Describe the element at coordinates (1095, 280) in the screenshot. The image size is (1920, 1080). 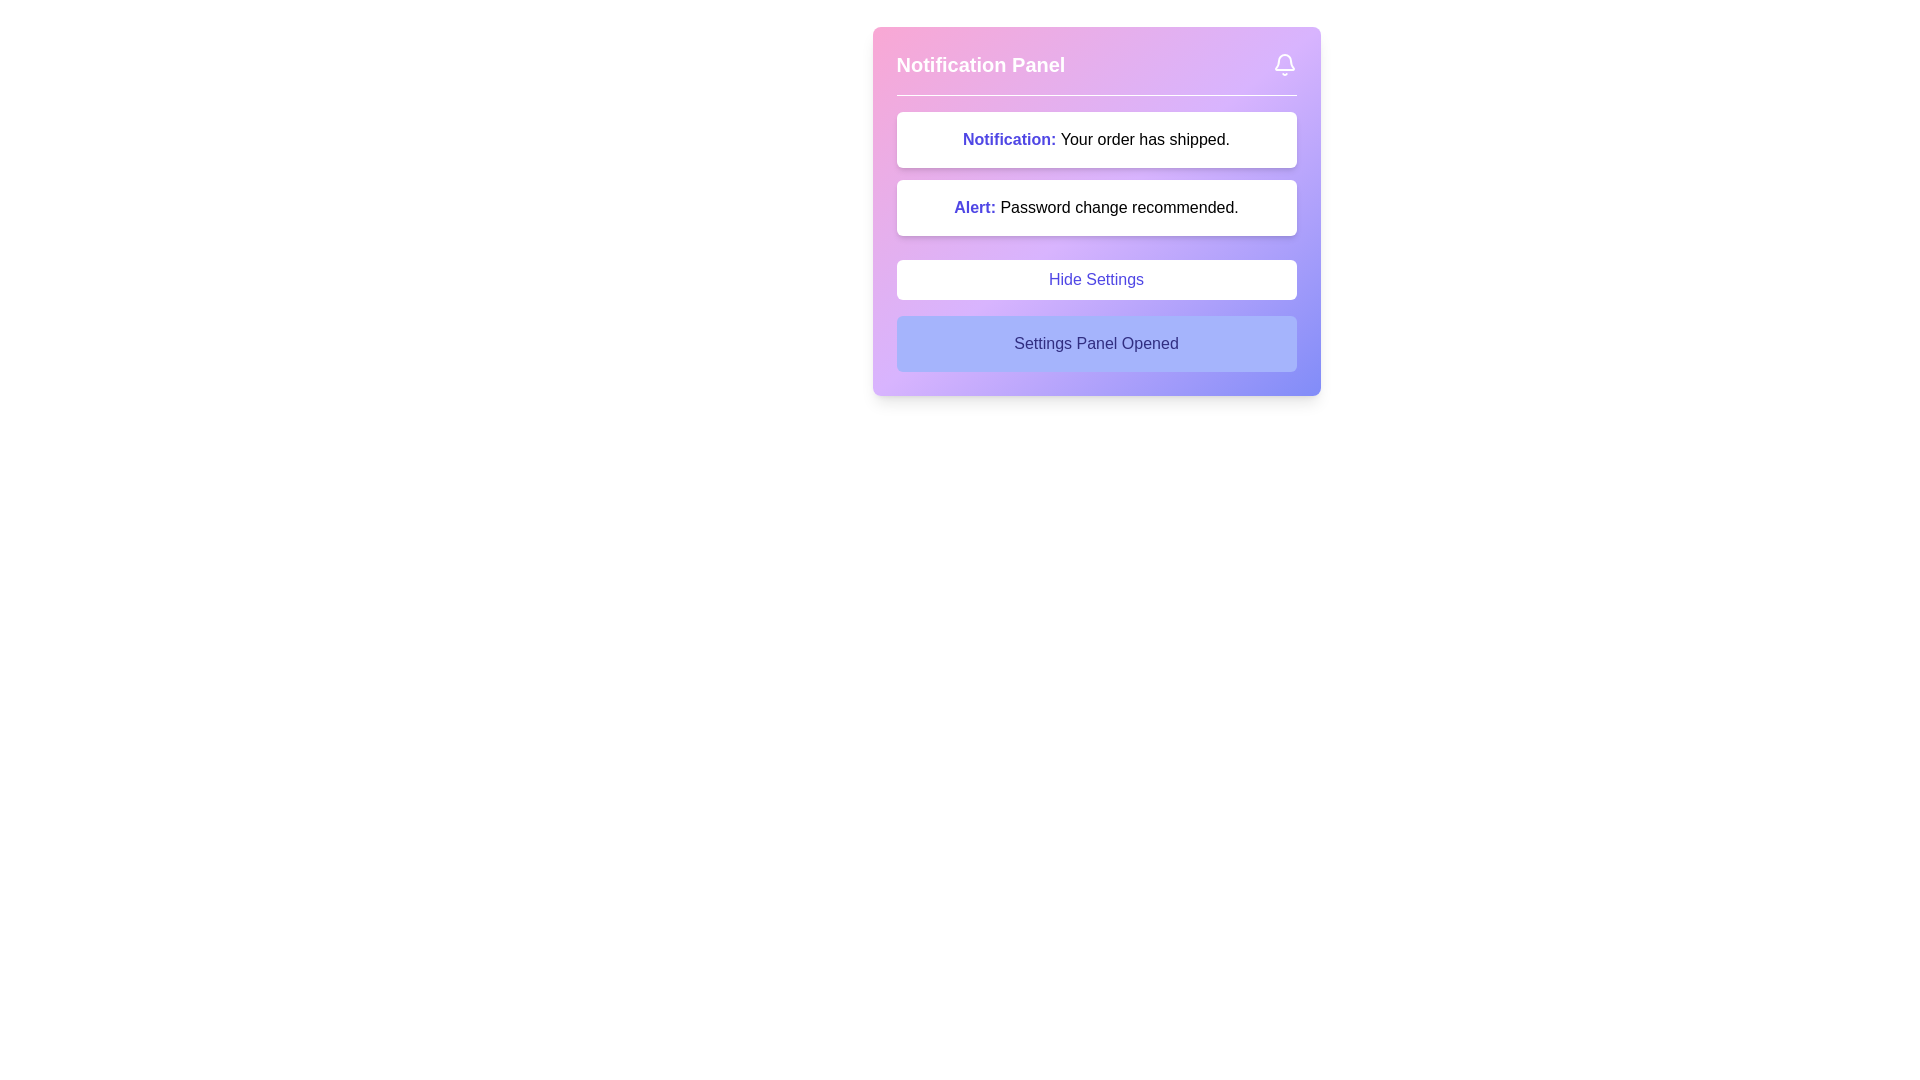
I see `the toggle button to hide the settings panel located within the notification panel interface, positioned directly above the 'Settings Panel Opened' button` at that location.